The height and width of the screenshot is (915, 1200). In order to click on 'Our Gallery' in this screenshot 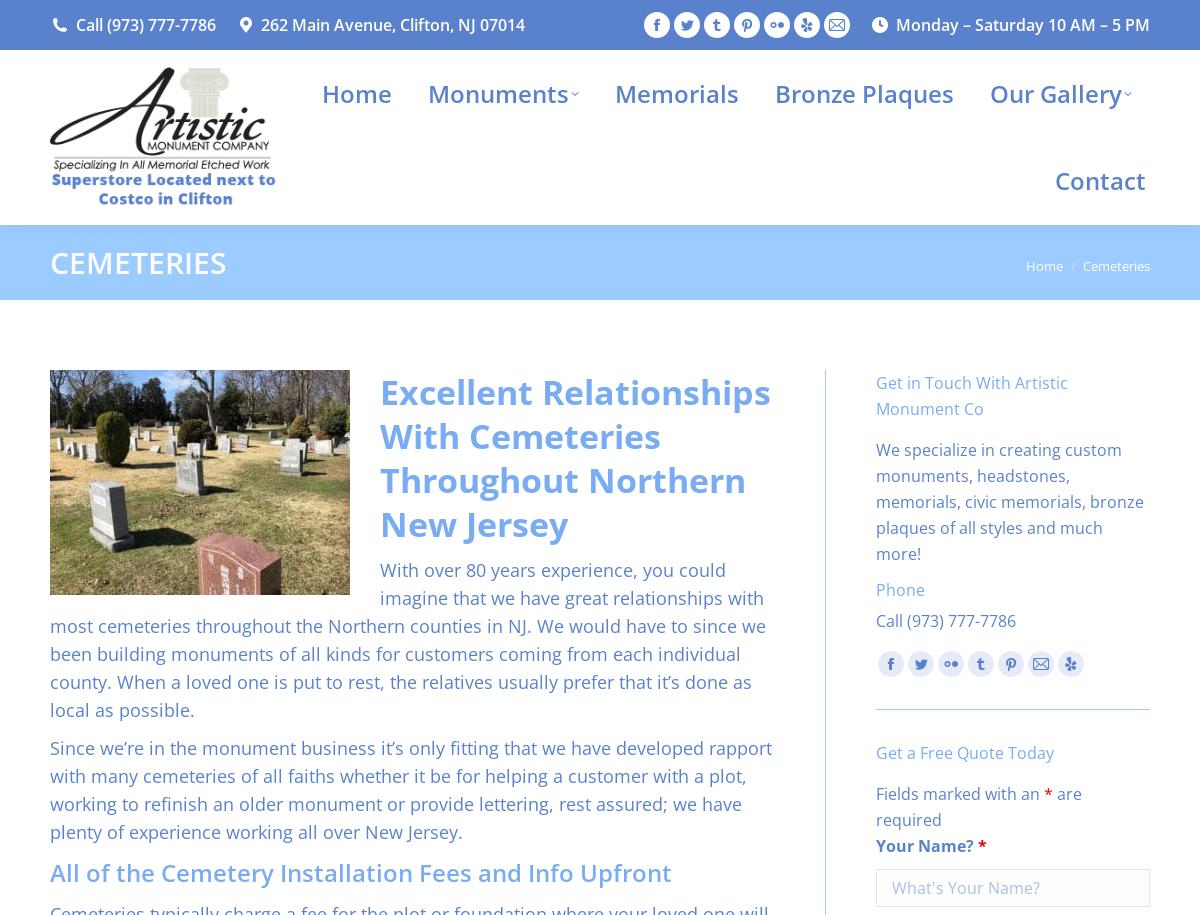, I will do `click(990, 91)`.